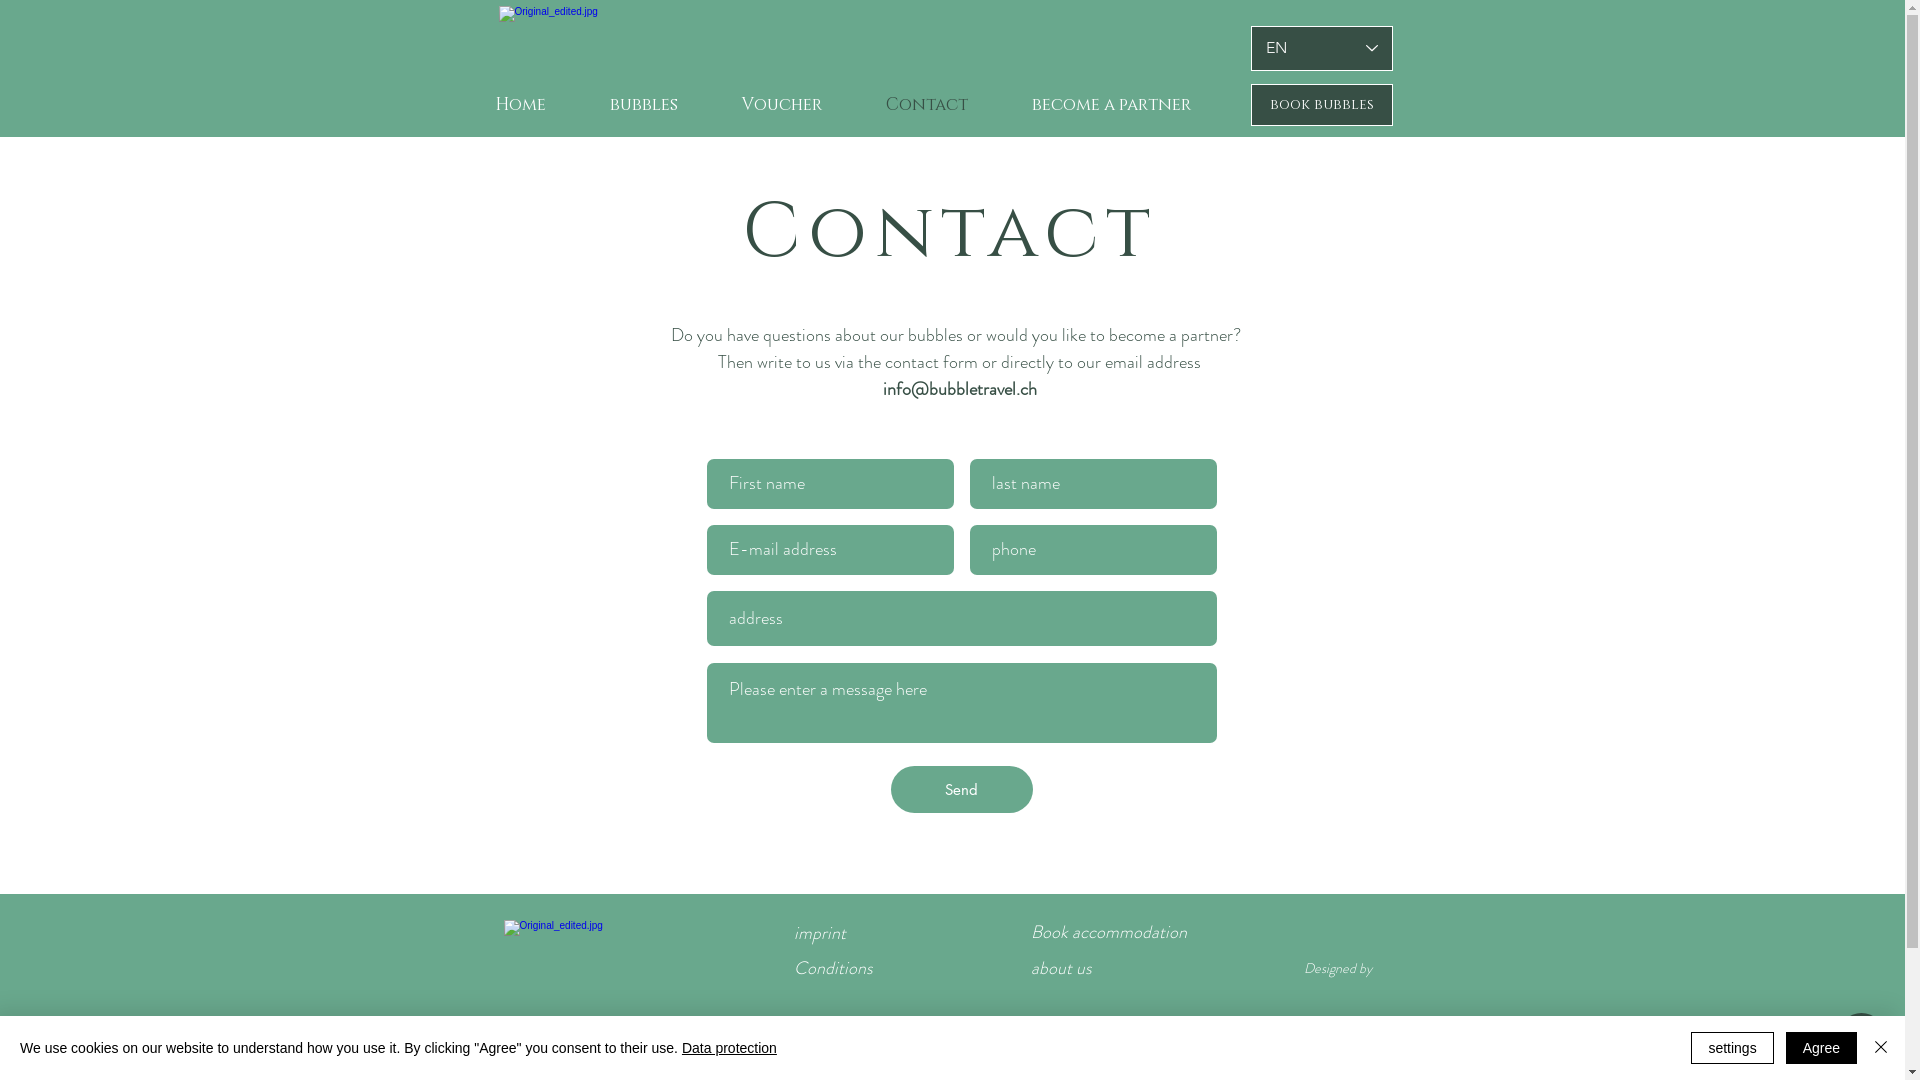 The height and width of the screenshot is (1080, 1920). Describe the element at coordinates (1731, 1047) in the screenshot. I see `'settings'` at that location.